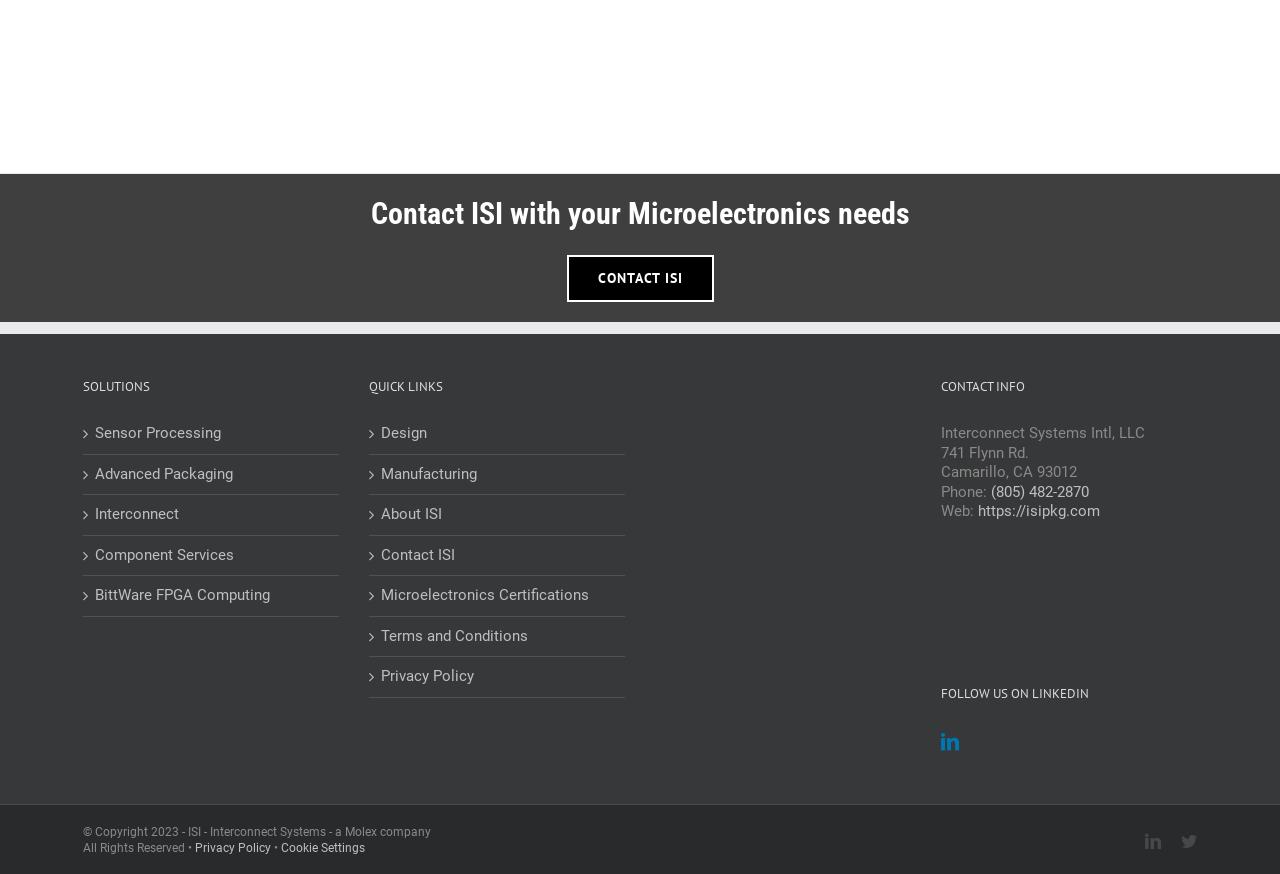  What do you see at coordinates (940, 511) in the screenshot?
I see `'Web:'` at bounding box center [940, 511].